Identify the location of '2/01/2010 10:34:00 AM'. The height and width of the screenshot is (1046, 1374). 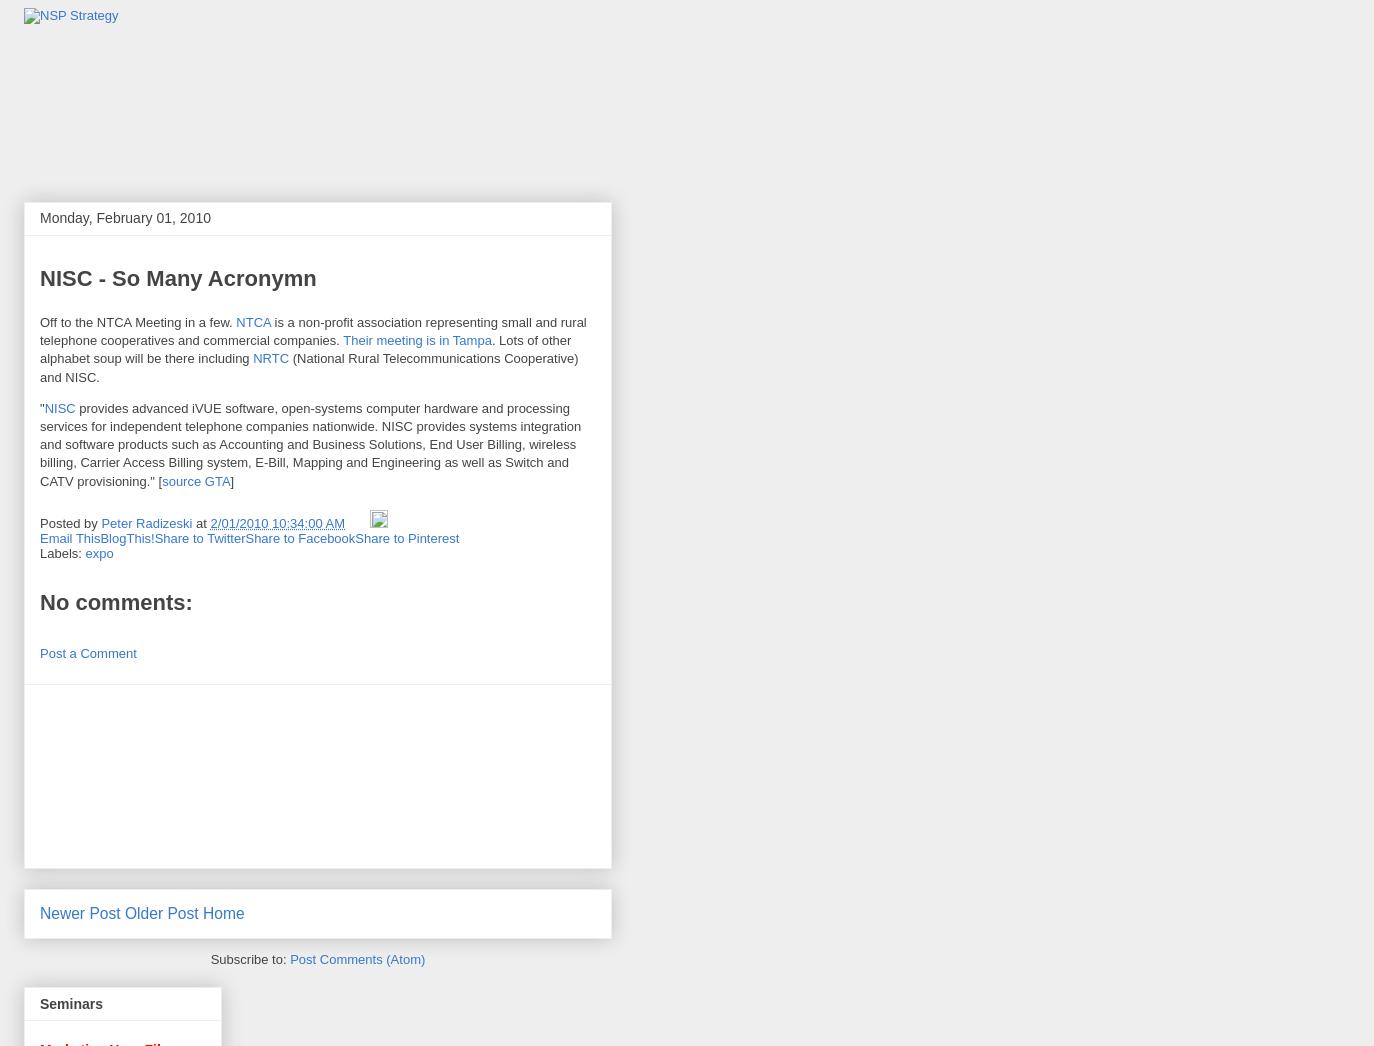
(276, 523).